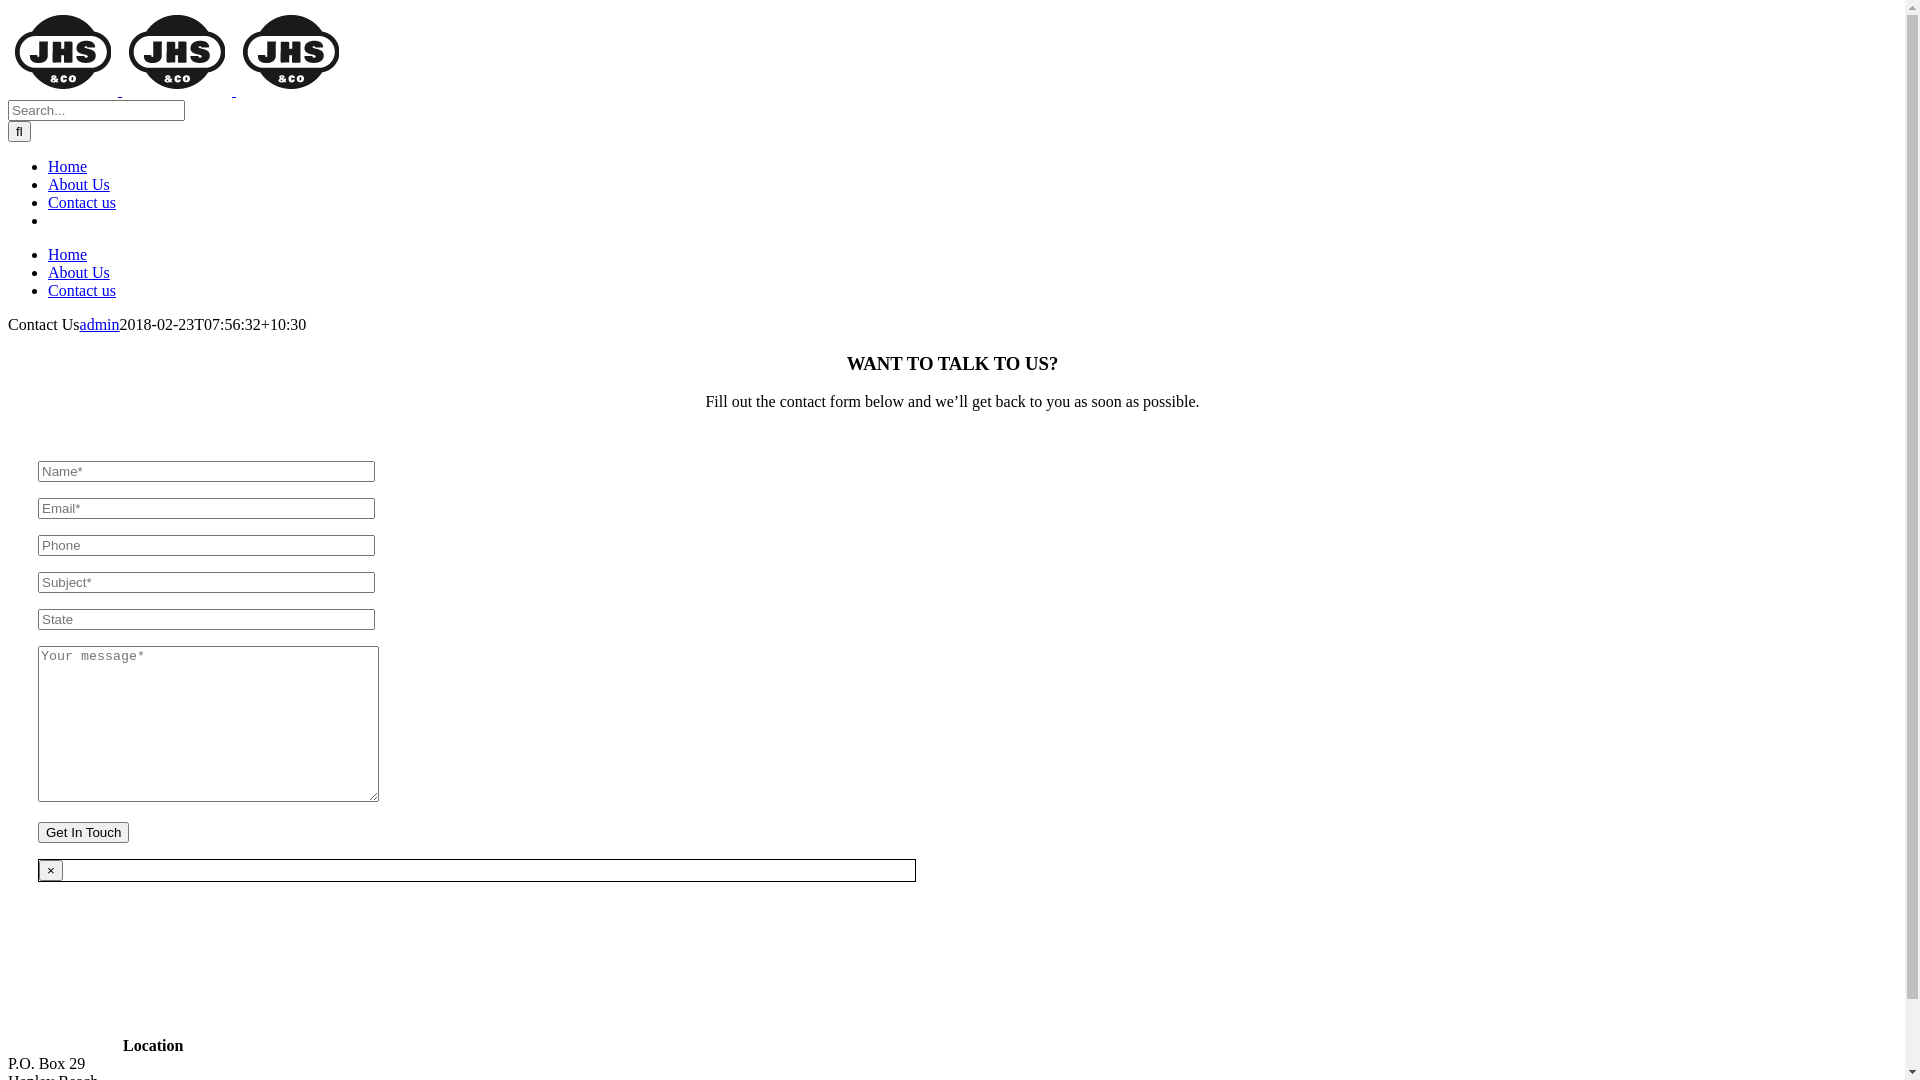  What do you see at coordinates (78, 184) in the screenshot?
I see `'About Us'` at bounding box center [78, 184].